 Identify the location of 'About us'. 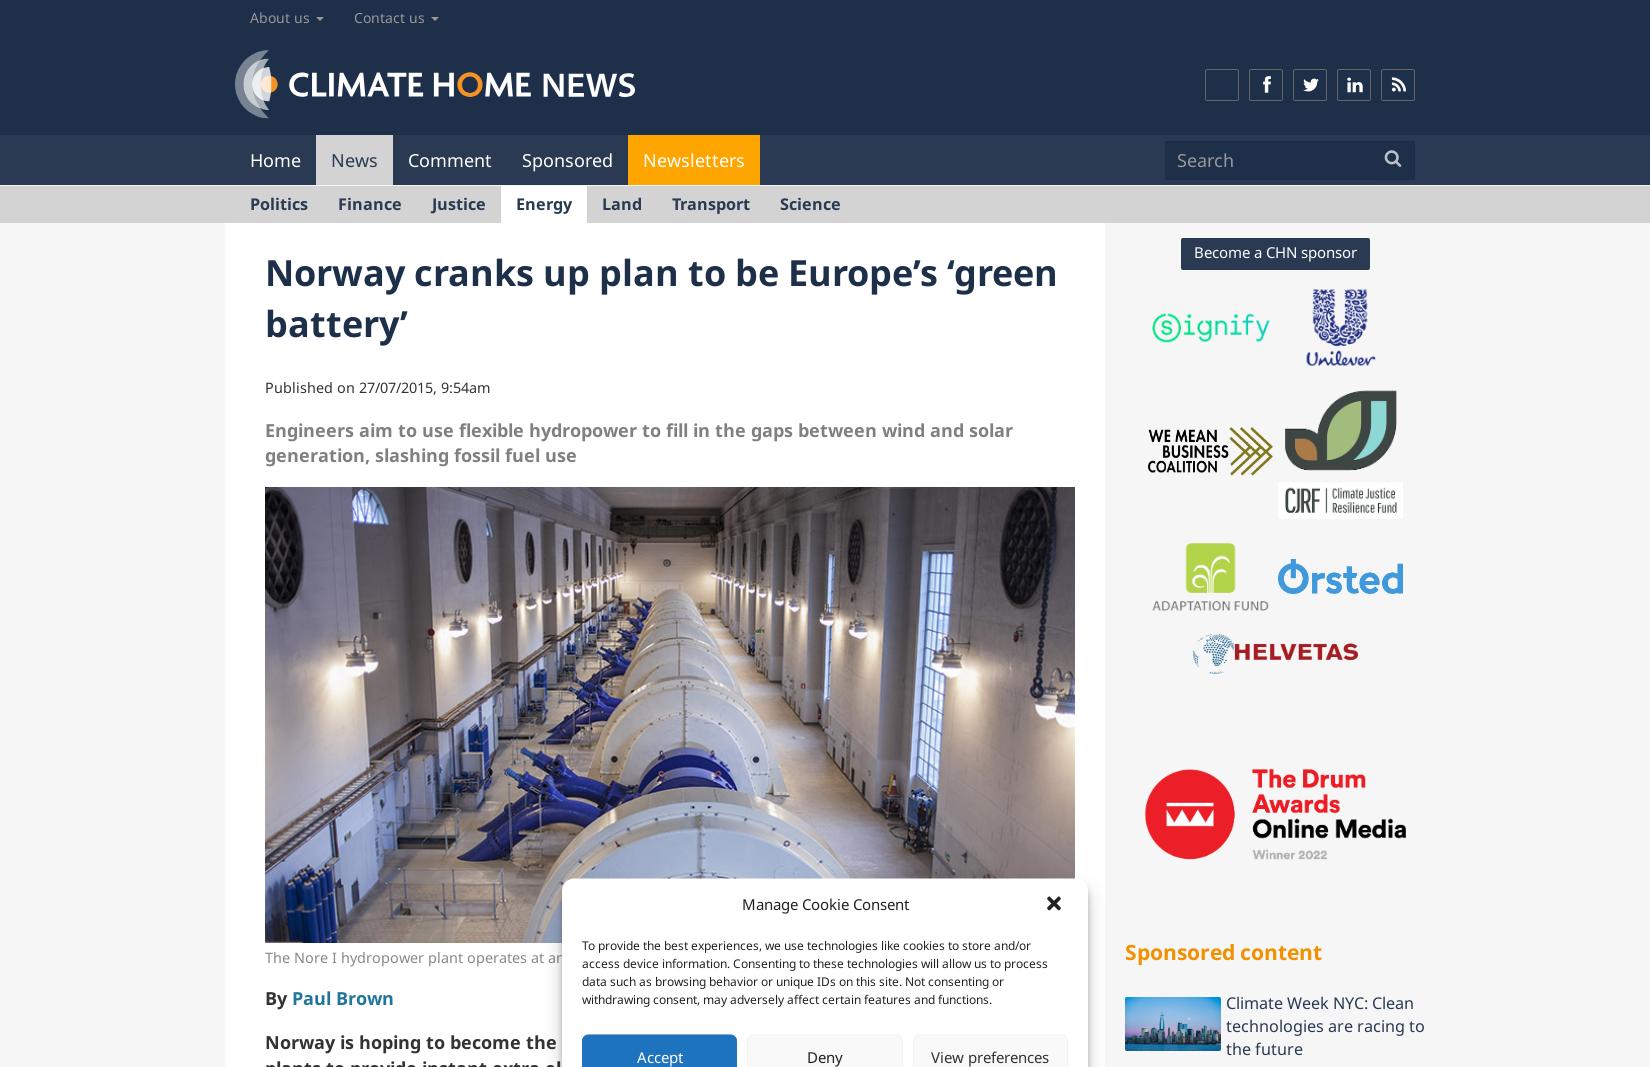
(249, 16).